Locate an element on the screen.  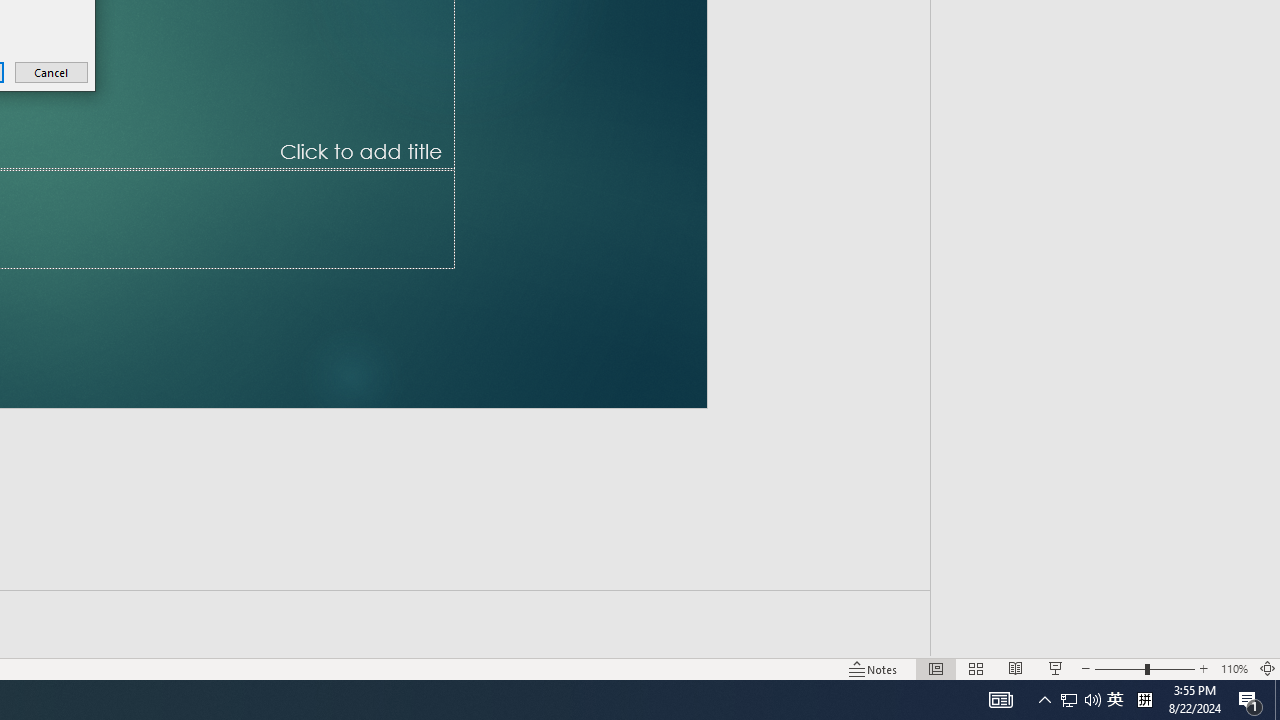
'Print Layout' is located at coordinates (923, 640).